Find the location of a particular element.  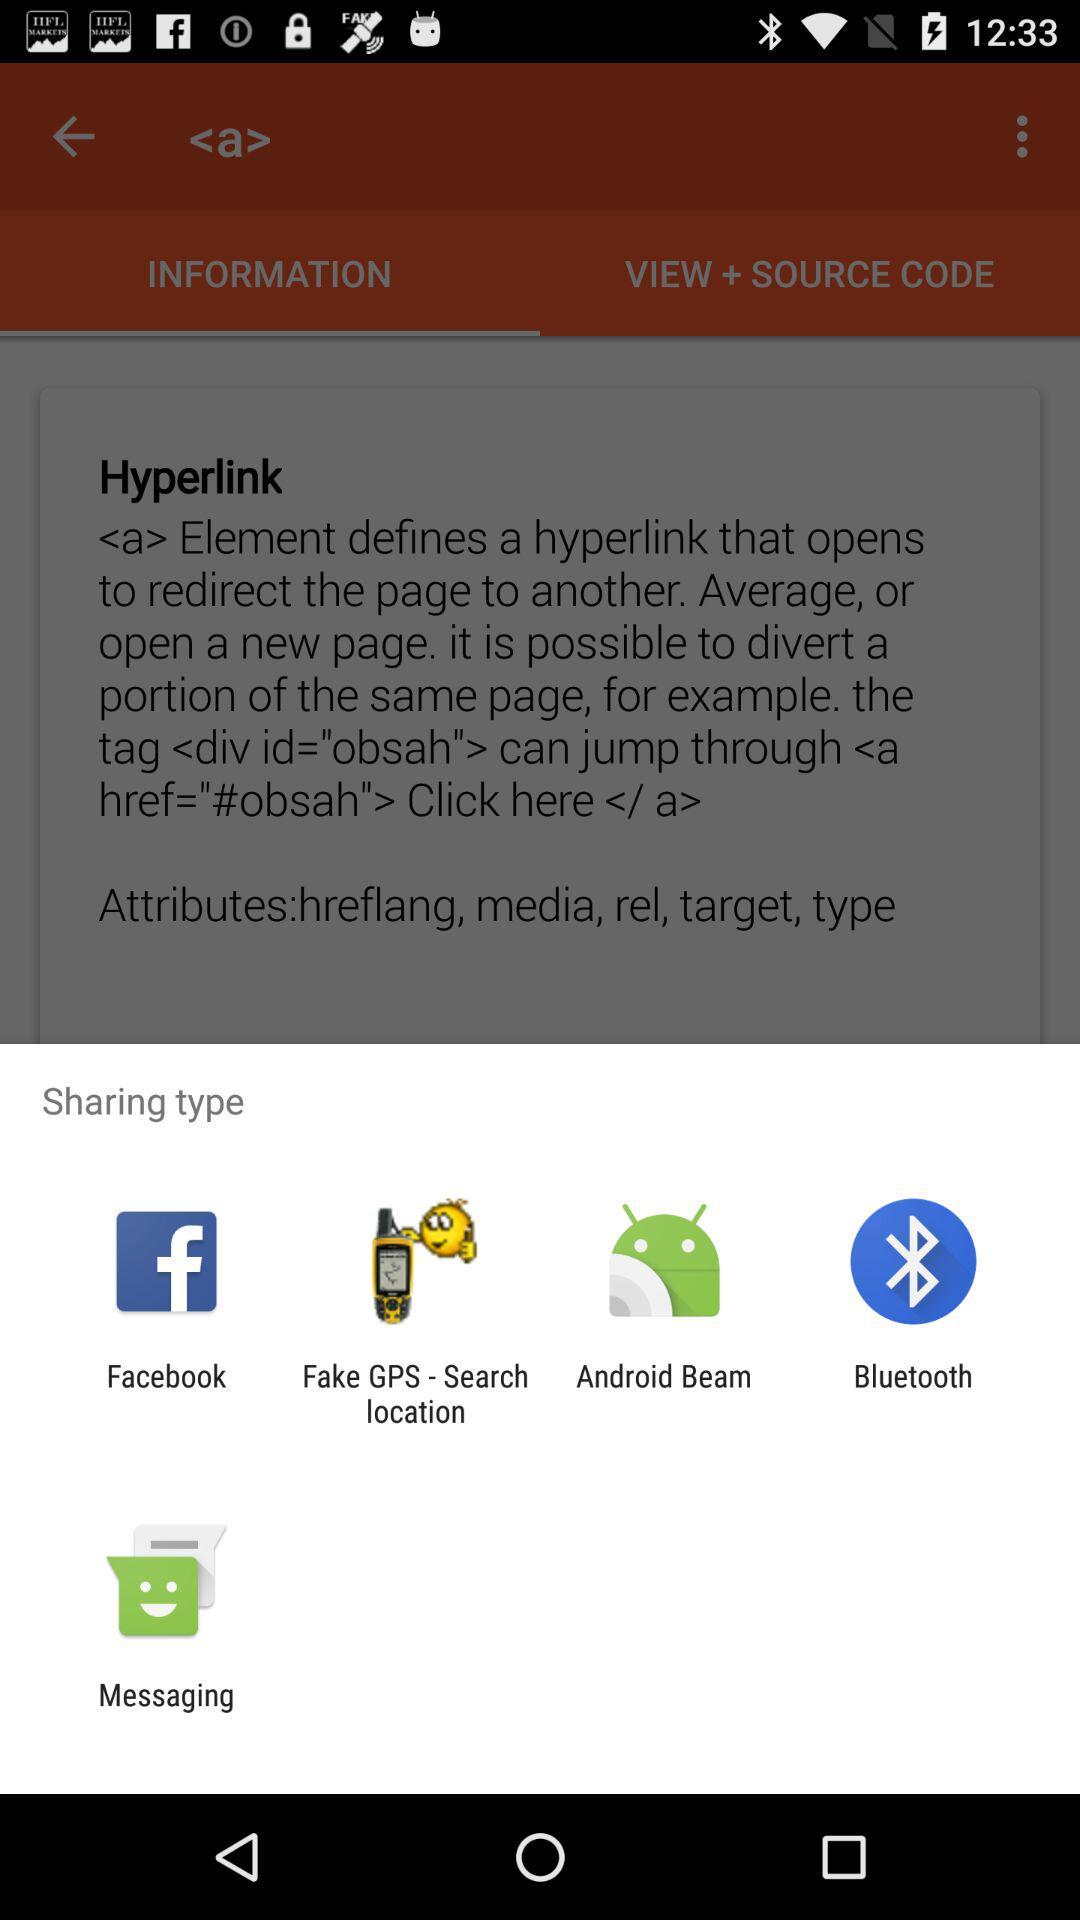

the bluetooth app is located at coordinates (913, 1392).